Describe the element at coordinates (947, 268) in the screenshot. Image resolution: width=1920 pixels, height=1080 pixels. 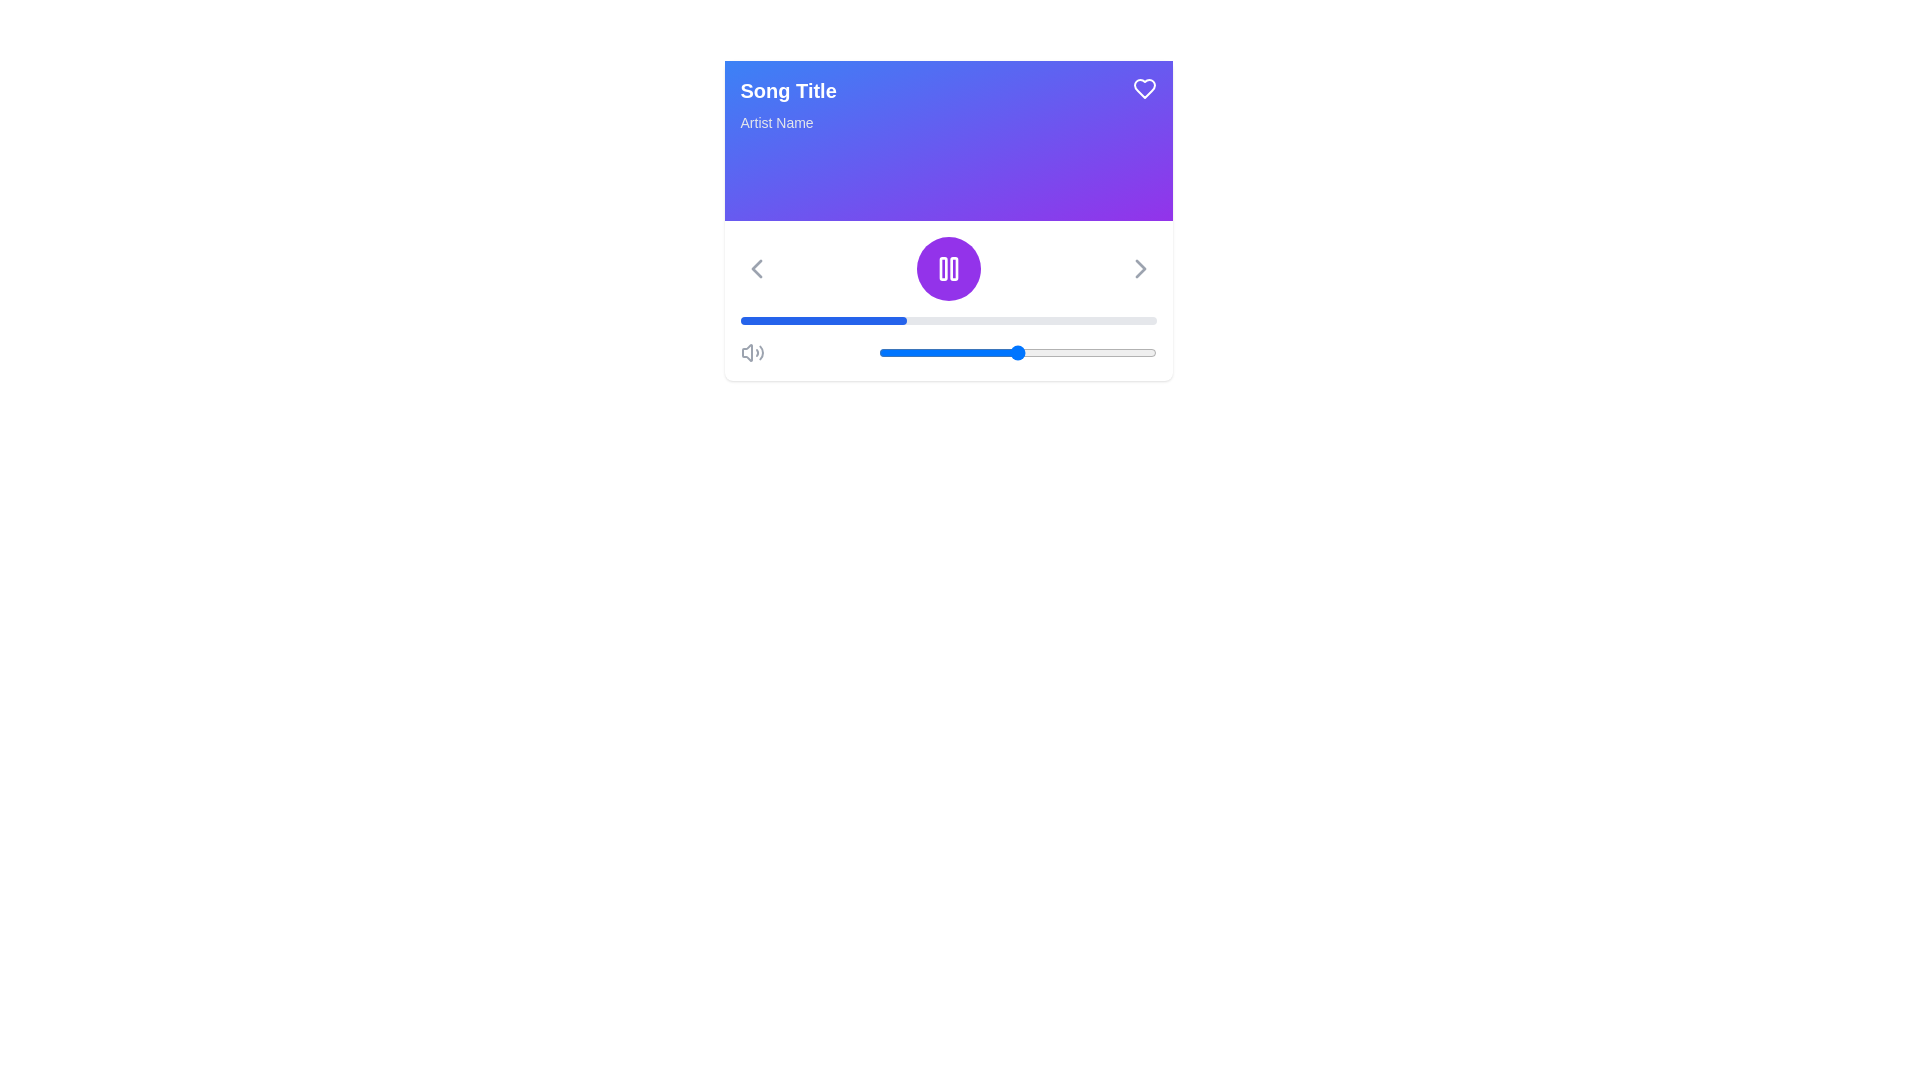
I see `the play/pause toggle button, which is located below the gradient-colored header and above the playback progress bar, to activate the hover styling` at that location.